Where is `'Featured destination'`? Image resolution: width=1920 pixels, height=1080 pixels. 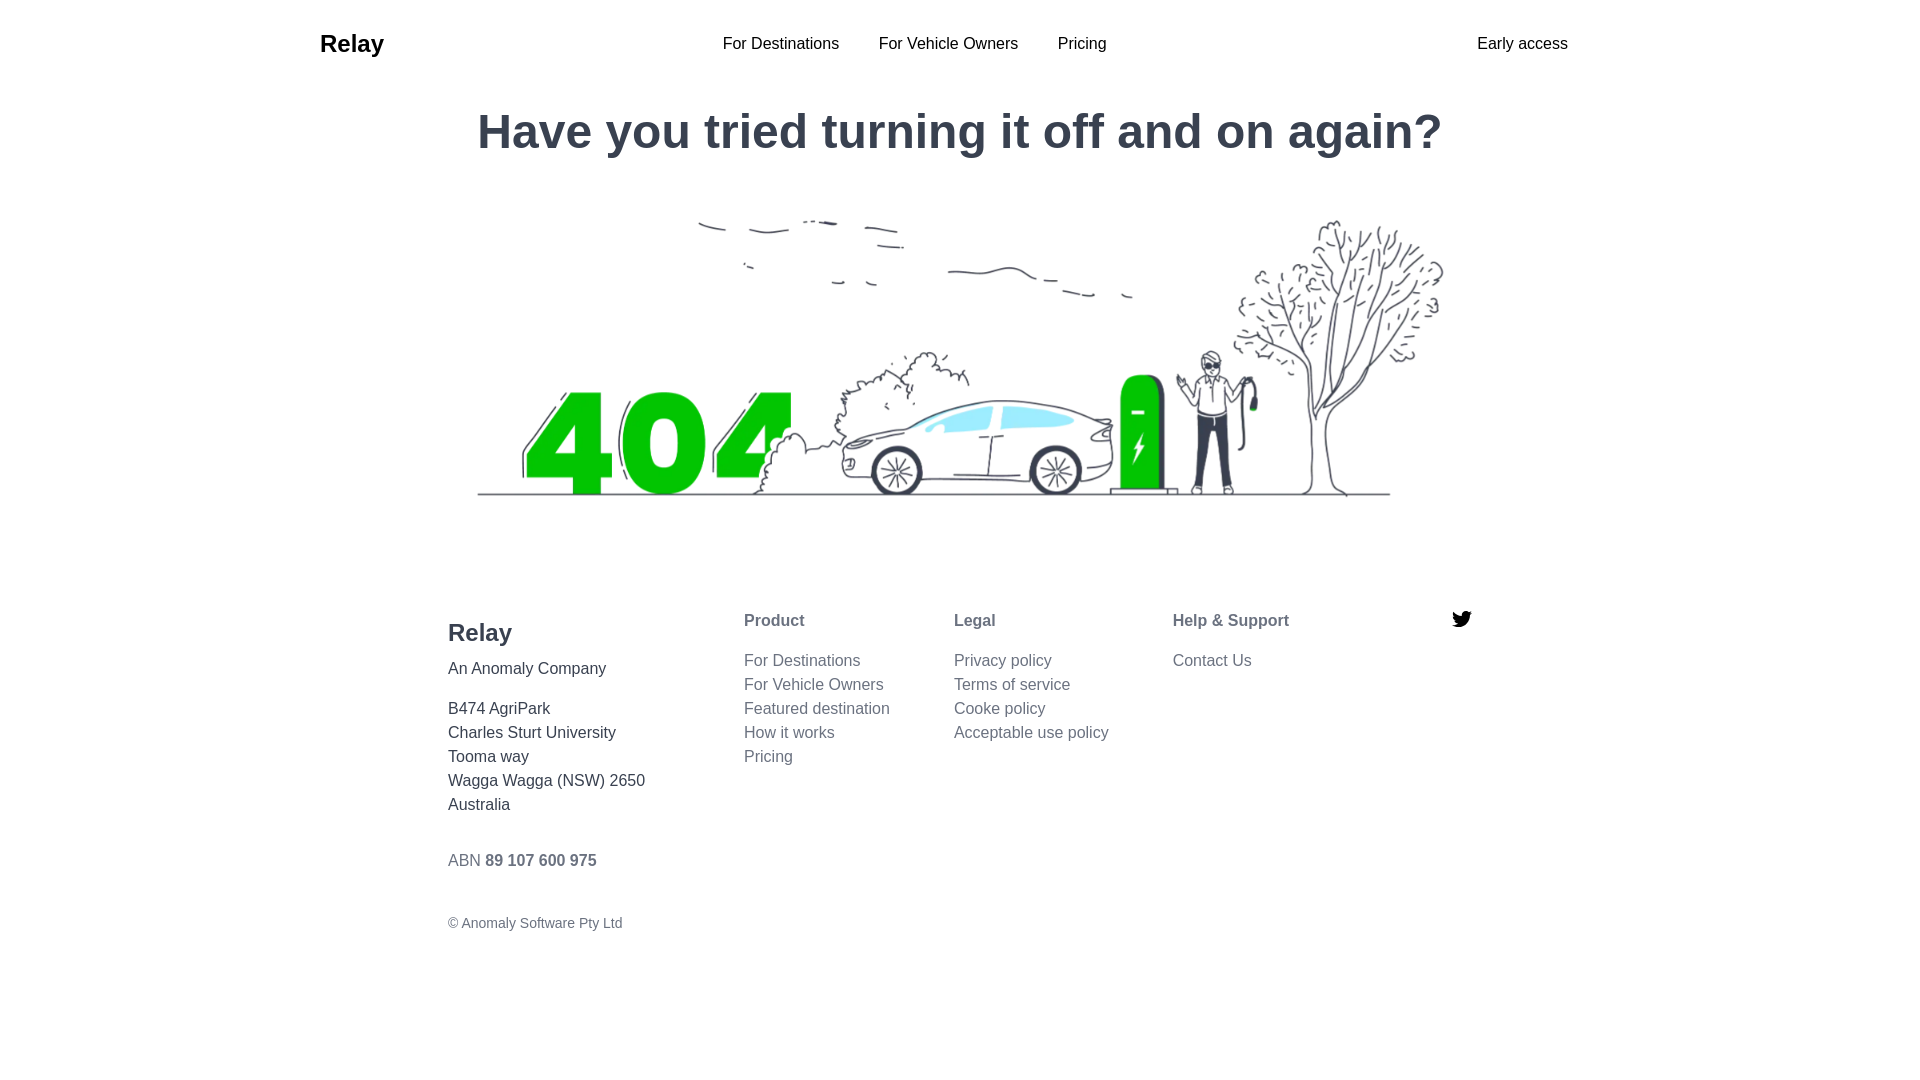
'Featured destination' is located at coordinates (816, 707).